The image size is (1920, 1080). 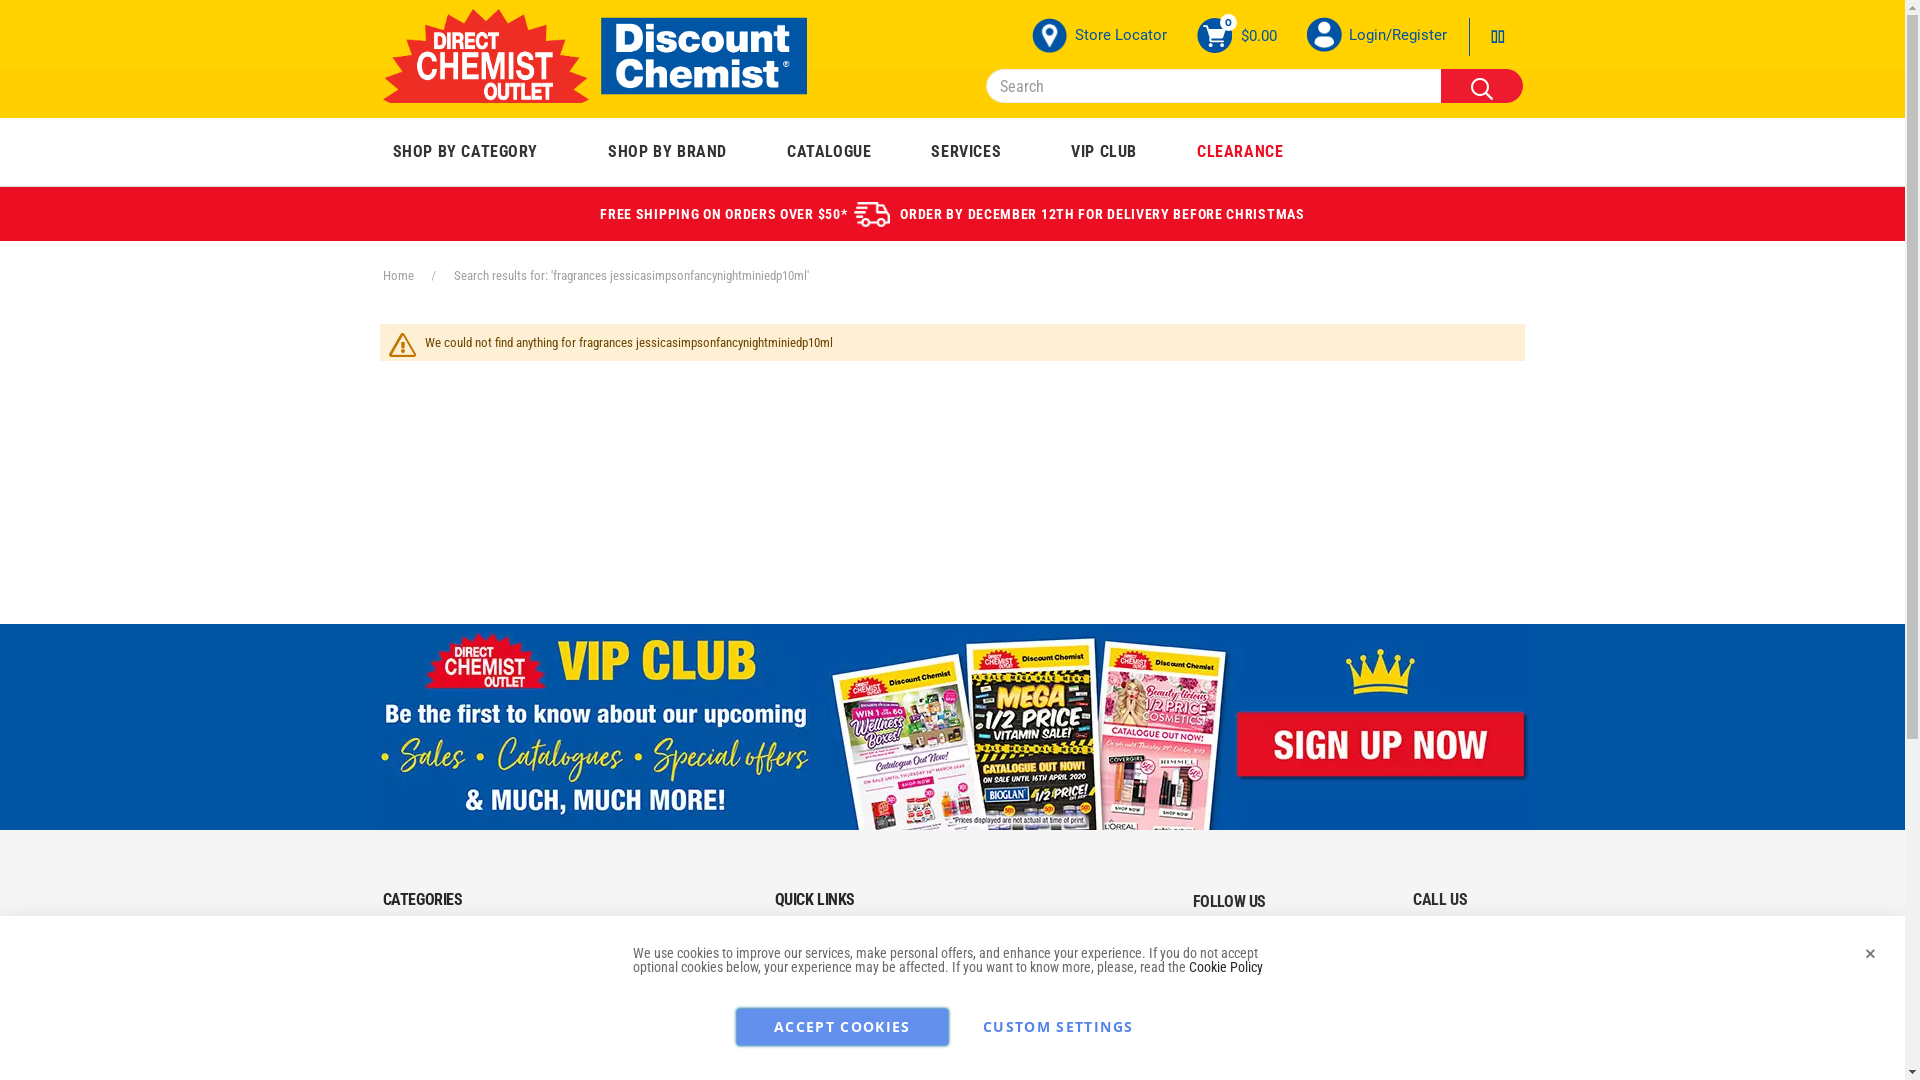 What do you see at coordinates (1395, 34) in the screenshot?
I see `'Login/Register'` at bounding box center [1395, 34].